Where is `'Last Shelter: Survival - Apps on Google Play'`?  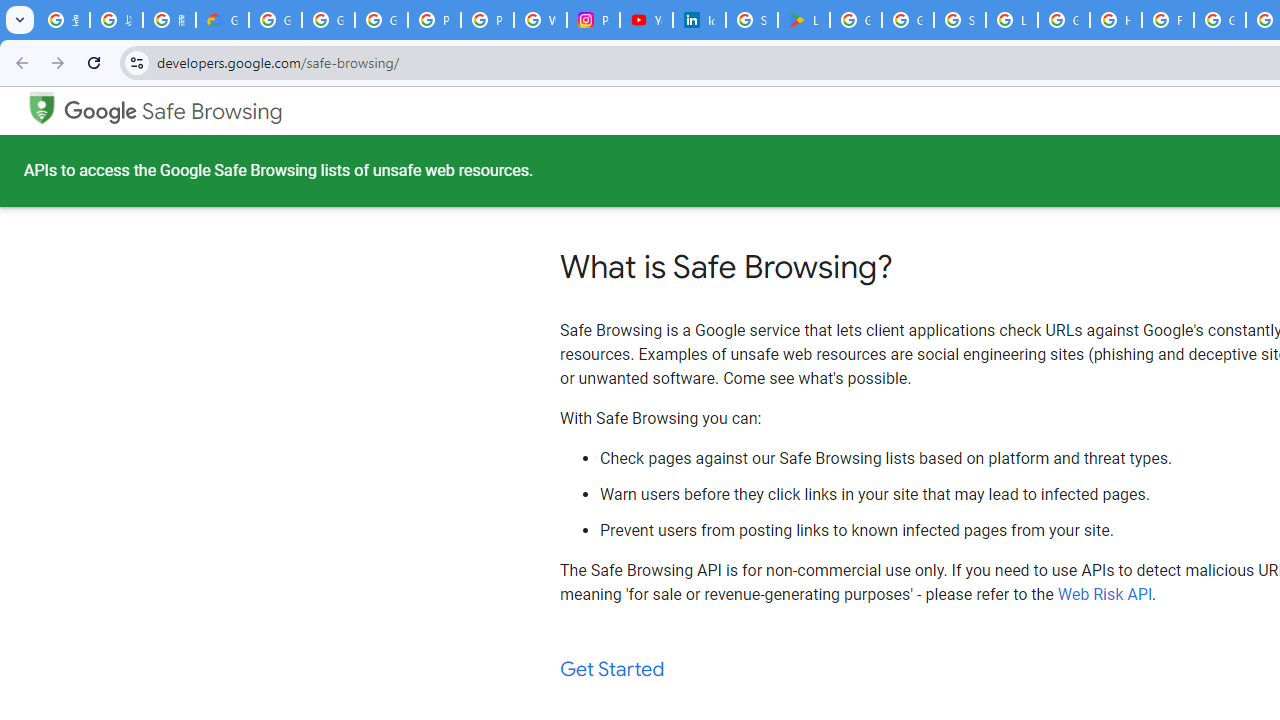 'Last Shelter: Survival - Apps on Google Play' is located at coordinates (803, 20).